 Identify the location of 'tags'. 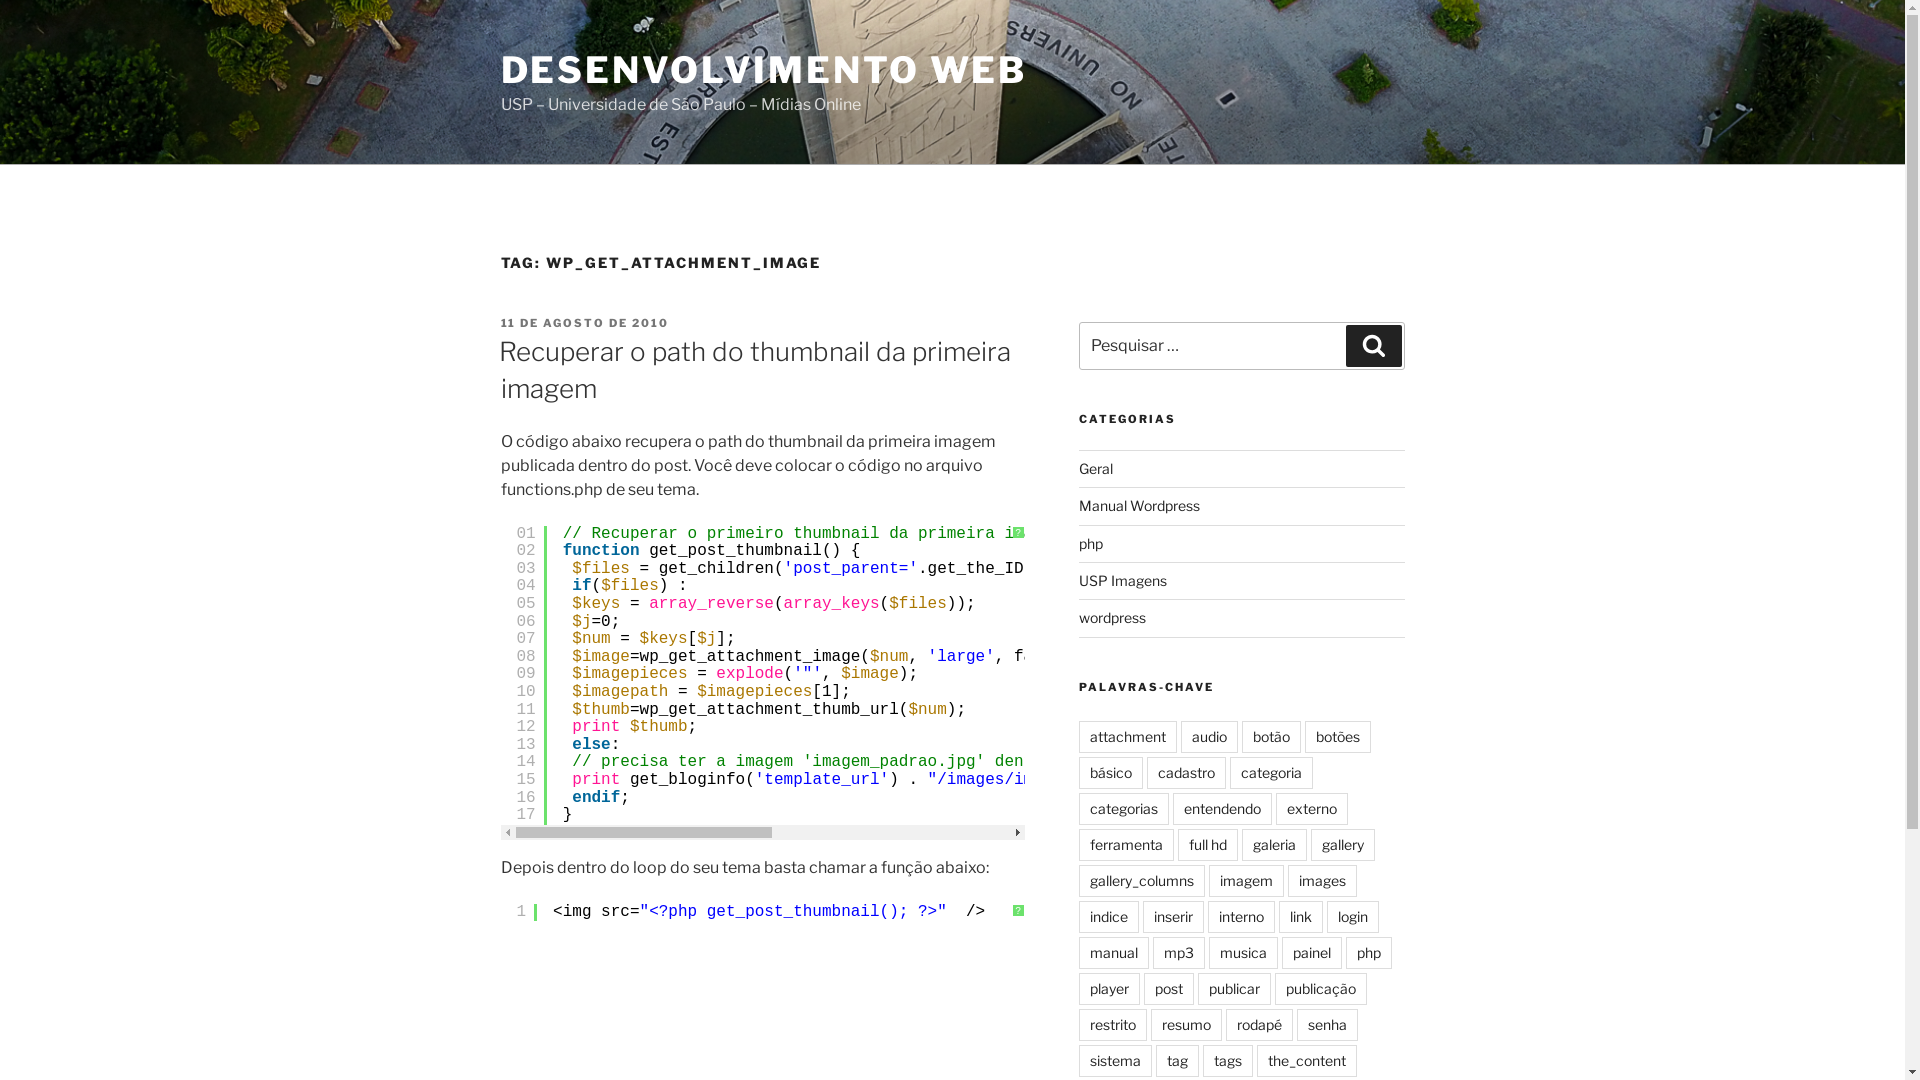
(1227, 1059).